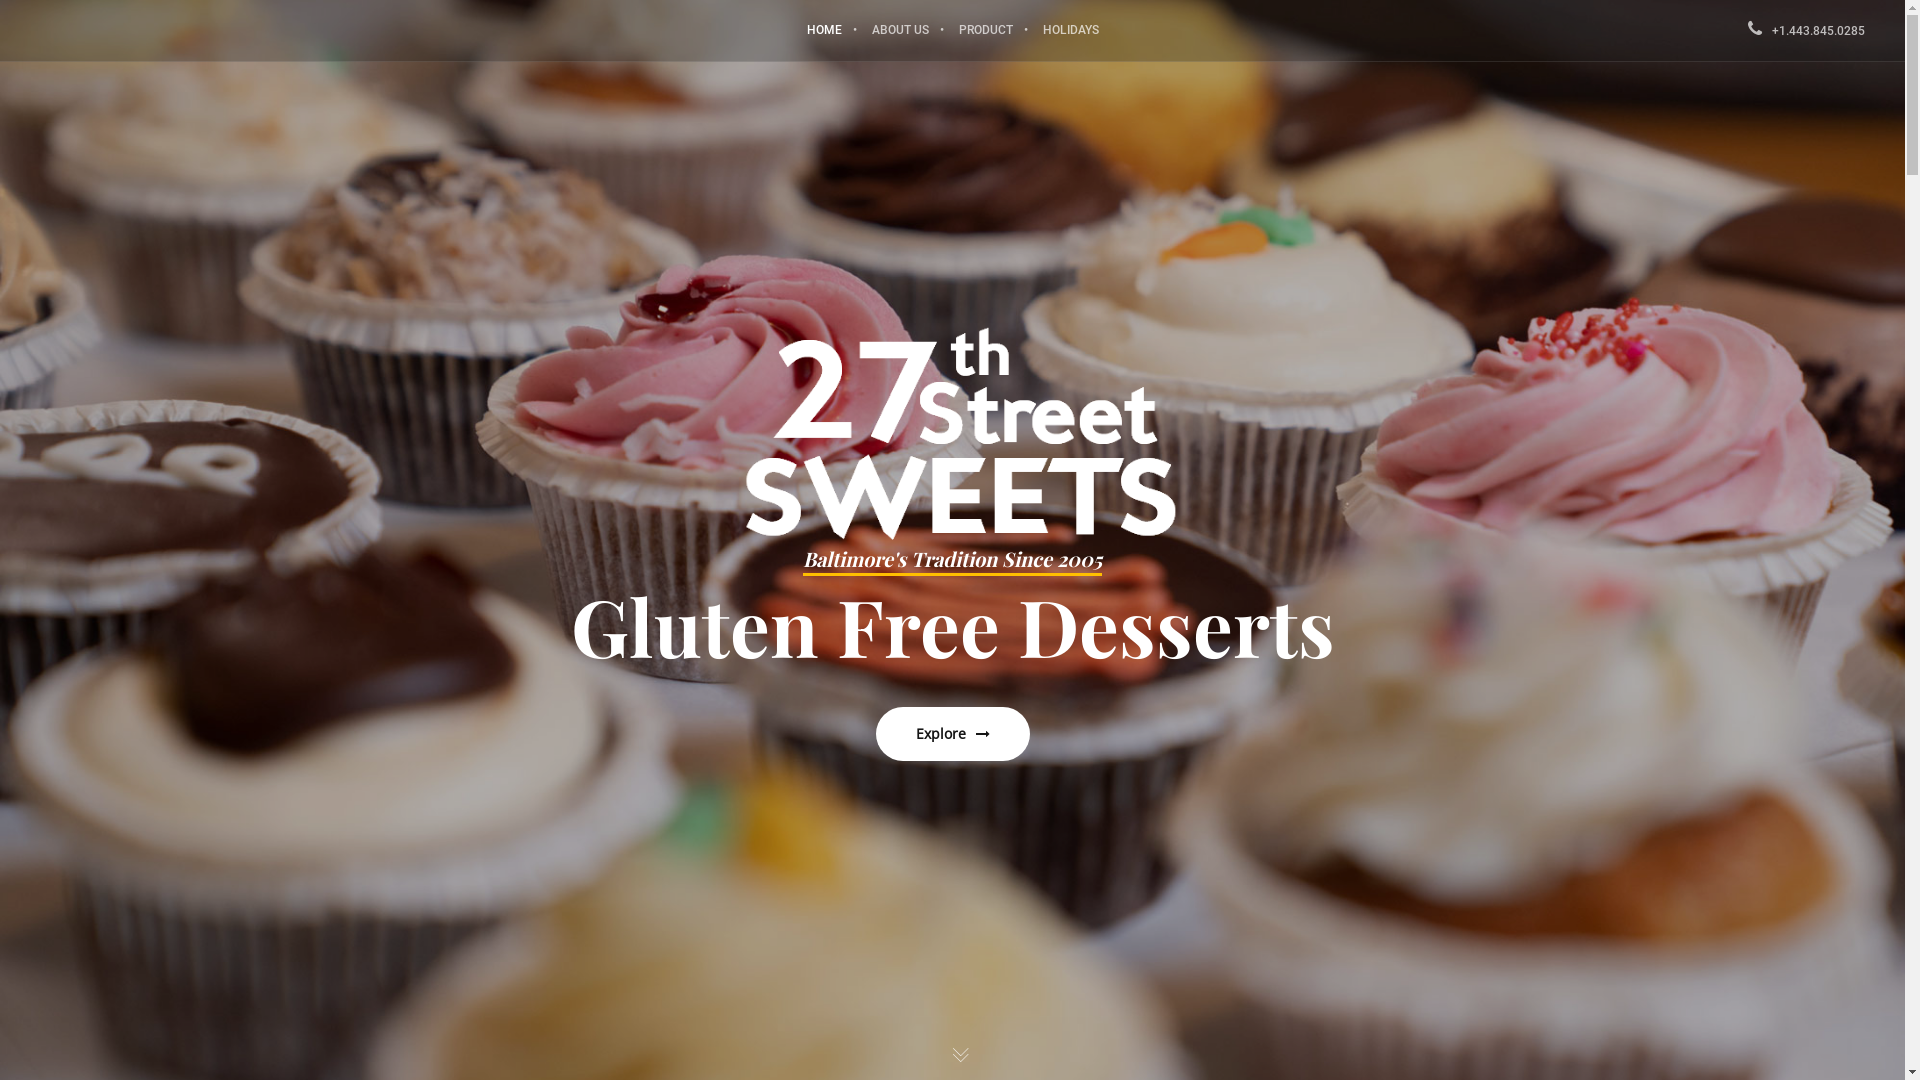 Image resolution: width=1920 pixels, height=1080 pixels. I want to click on 'Explore', so click(875, 733).